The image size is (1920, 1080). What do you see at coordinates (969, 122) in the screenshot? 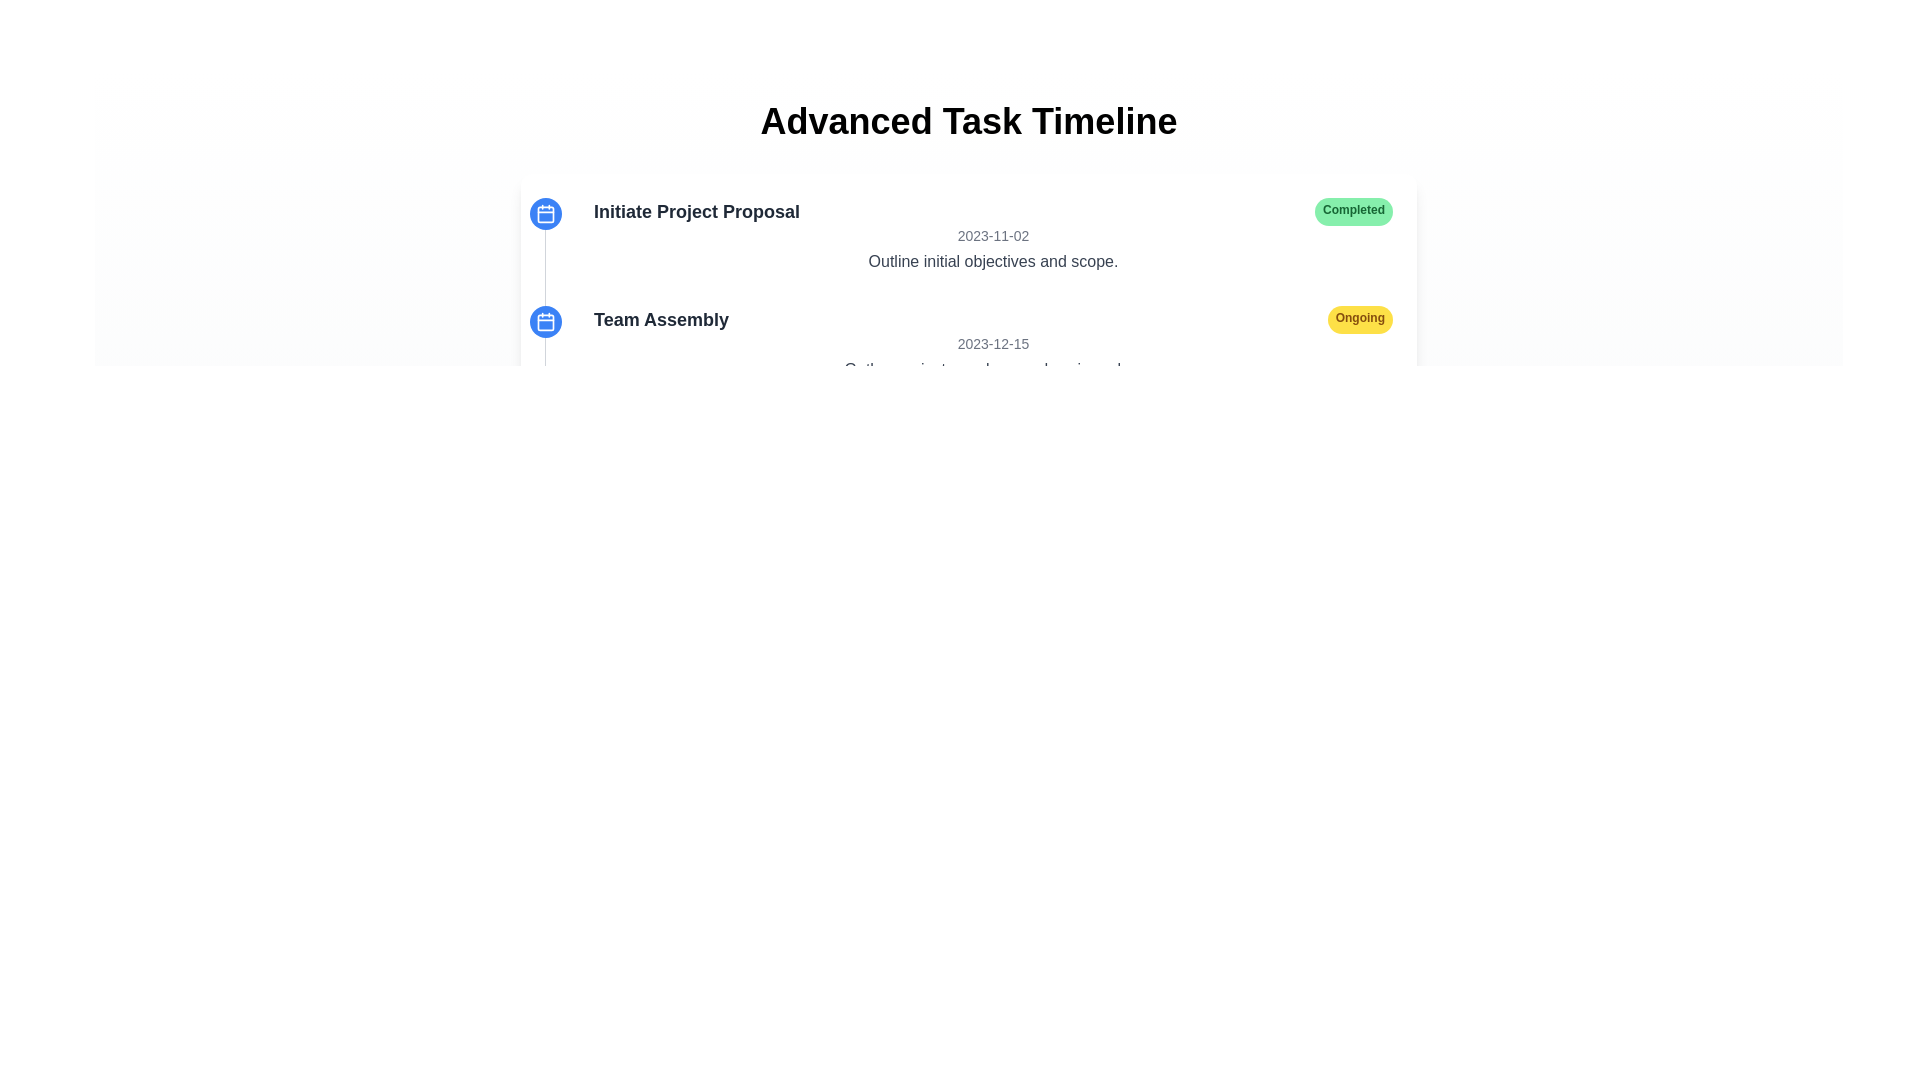
I see `the static text header displaying 'Advanced Task Timeline', which is prominently positioned at the top of the task-oriented interface` at bounding box center [969, 122].